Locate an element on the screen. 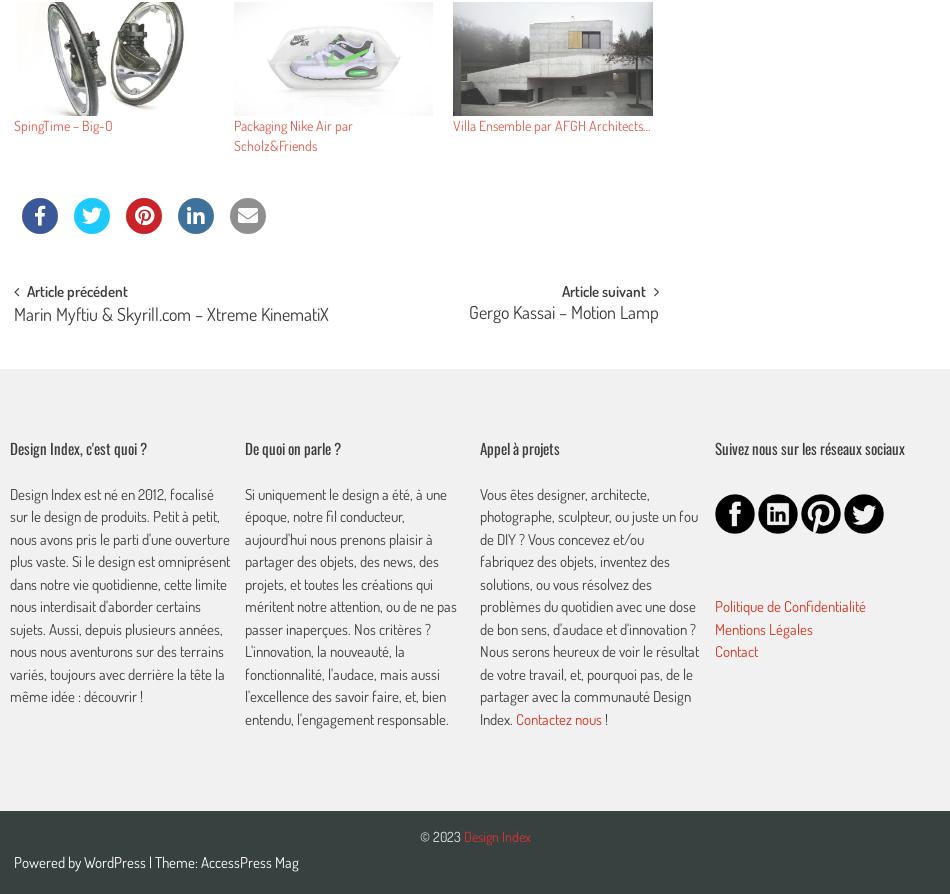 The width and height of the screenshot is (950, 894). 'Appel à projets' is located at coordinates (478, 447).